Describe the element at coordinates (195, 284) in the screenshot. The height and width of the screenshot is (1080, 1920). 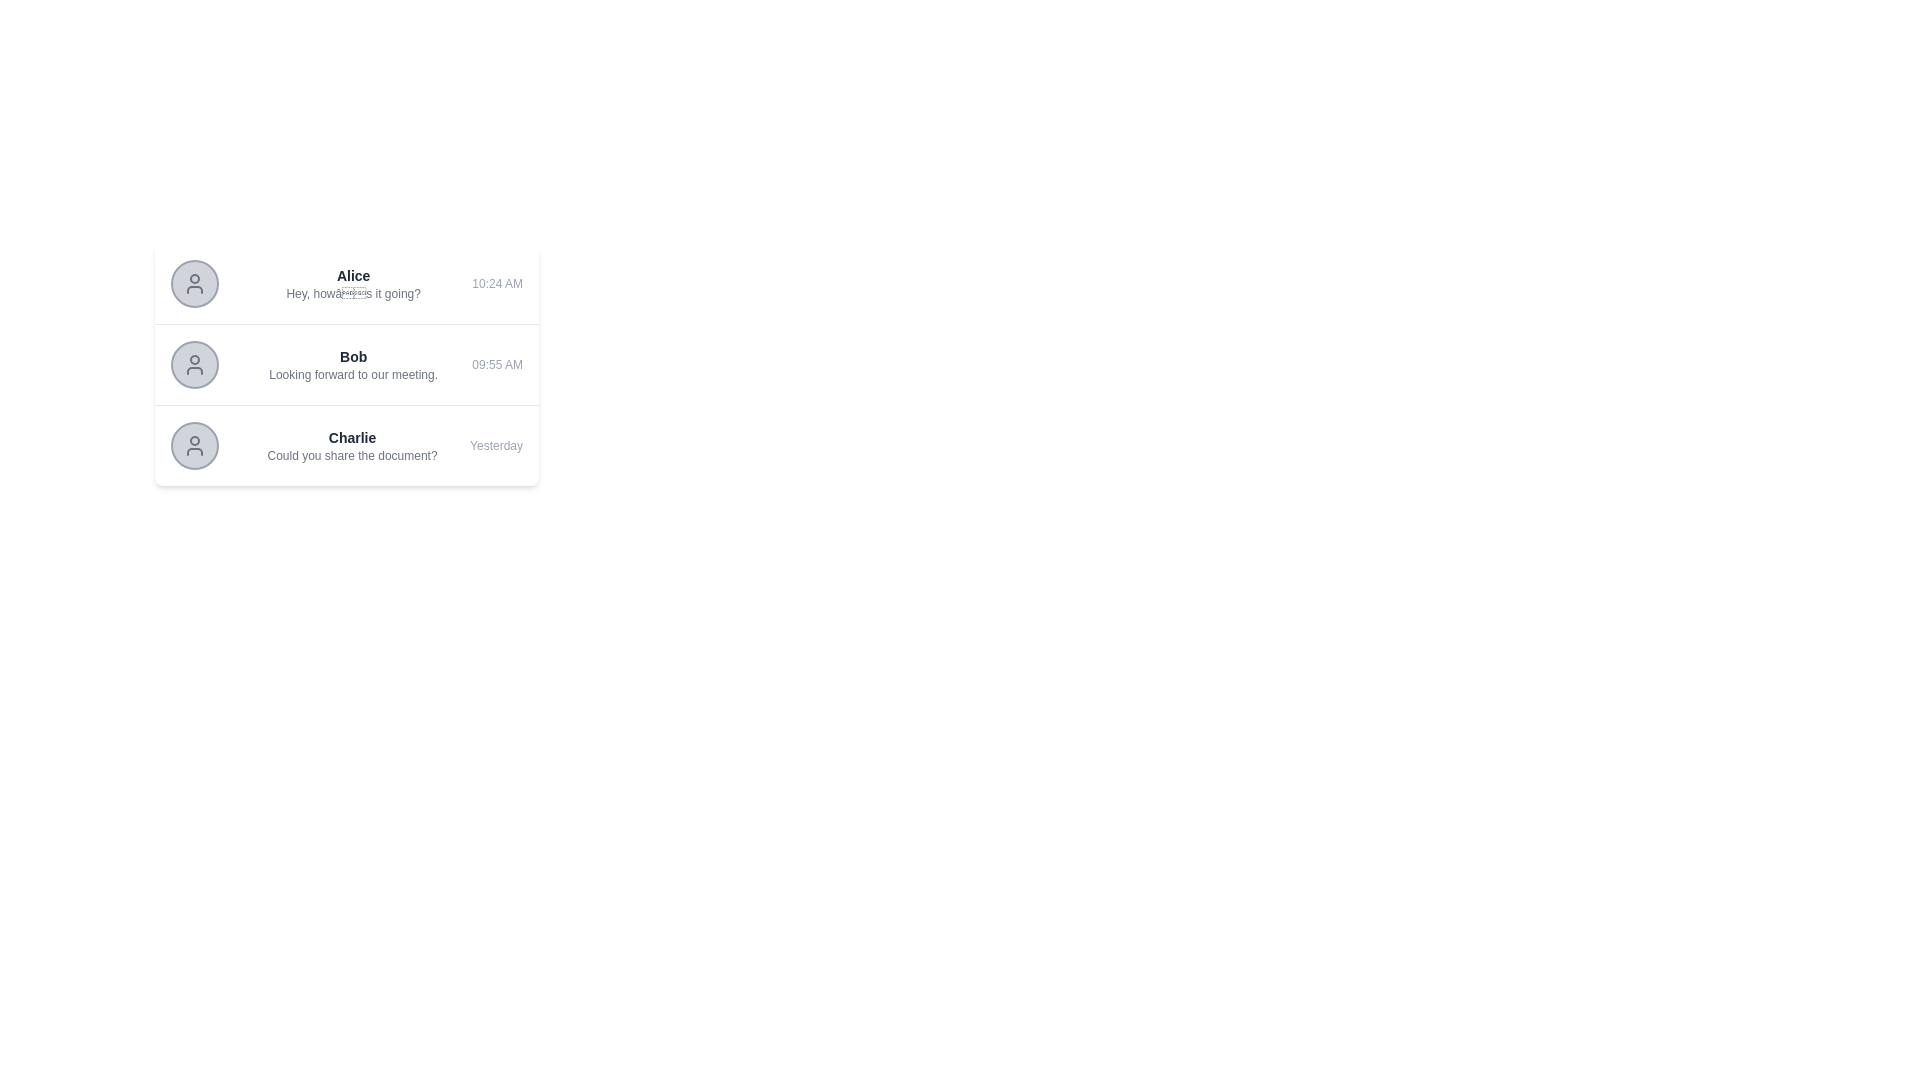
I see `the user profile icon located in the top-left corner of the first item in a vertically stacked list of user messages, which is represented as a circular gray area with a border` at that location.